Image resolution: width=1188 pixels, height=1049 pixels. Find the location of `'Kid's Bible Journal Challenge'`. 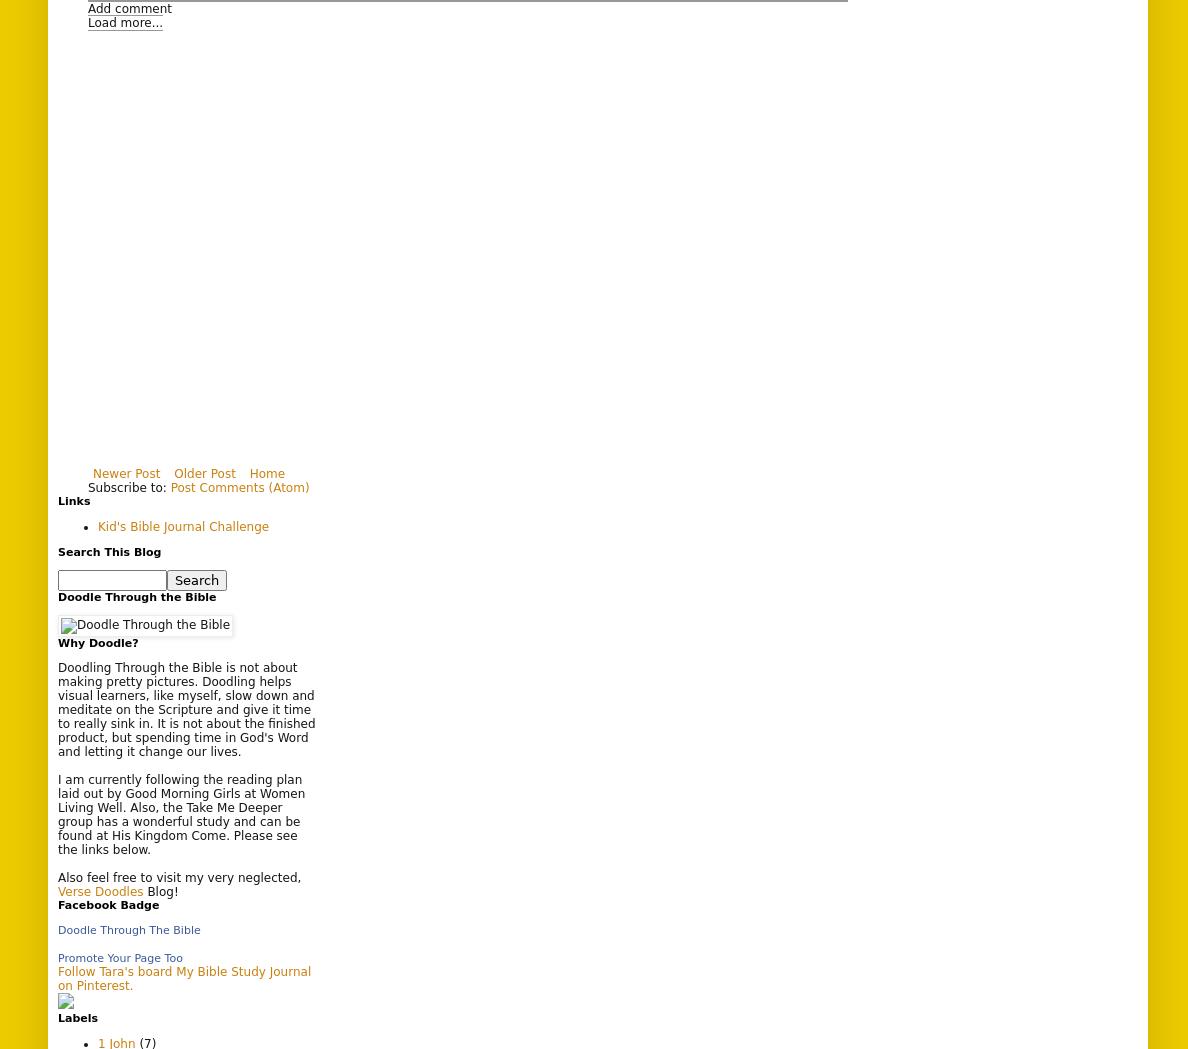

'Kid's Bible Journal Challenge' is located at coordinates (183, 524).